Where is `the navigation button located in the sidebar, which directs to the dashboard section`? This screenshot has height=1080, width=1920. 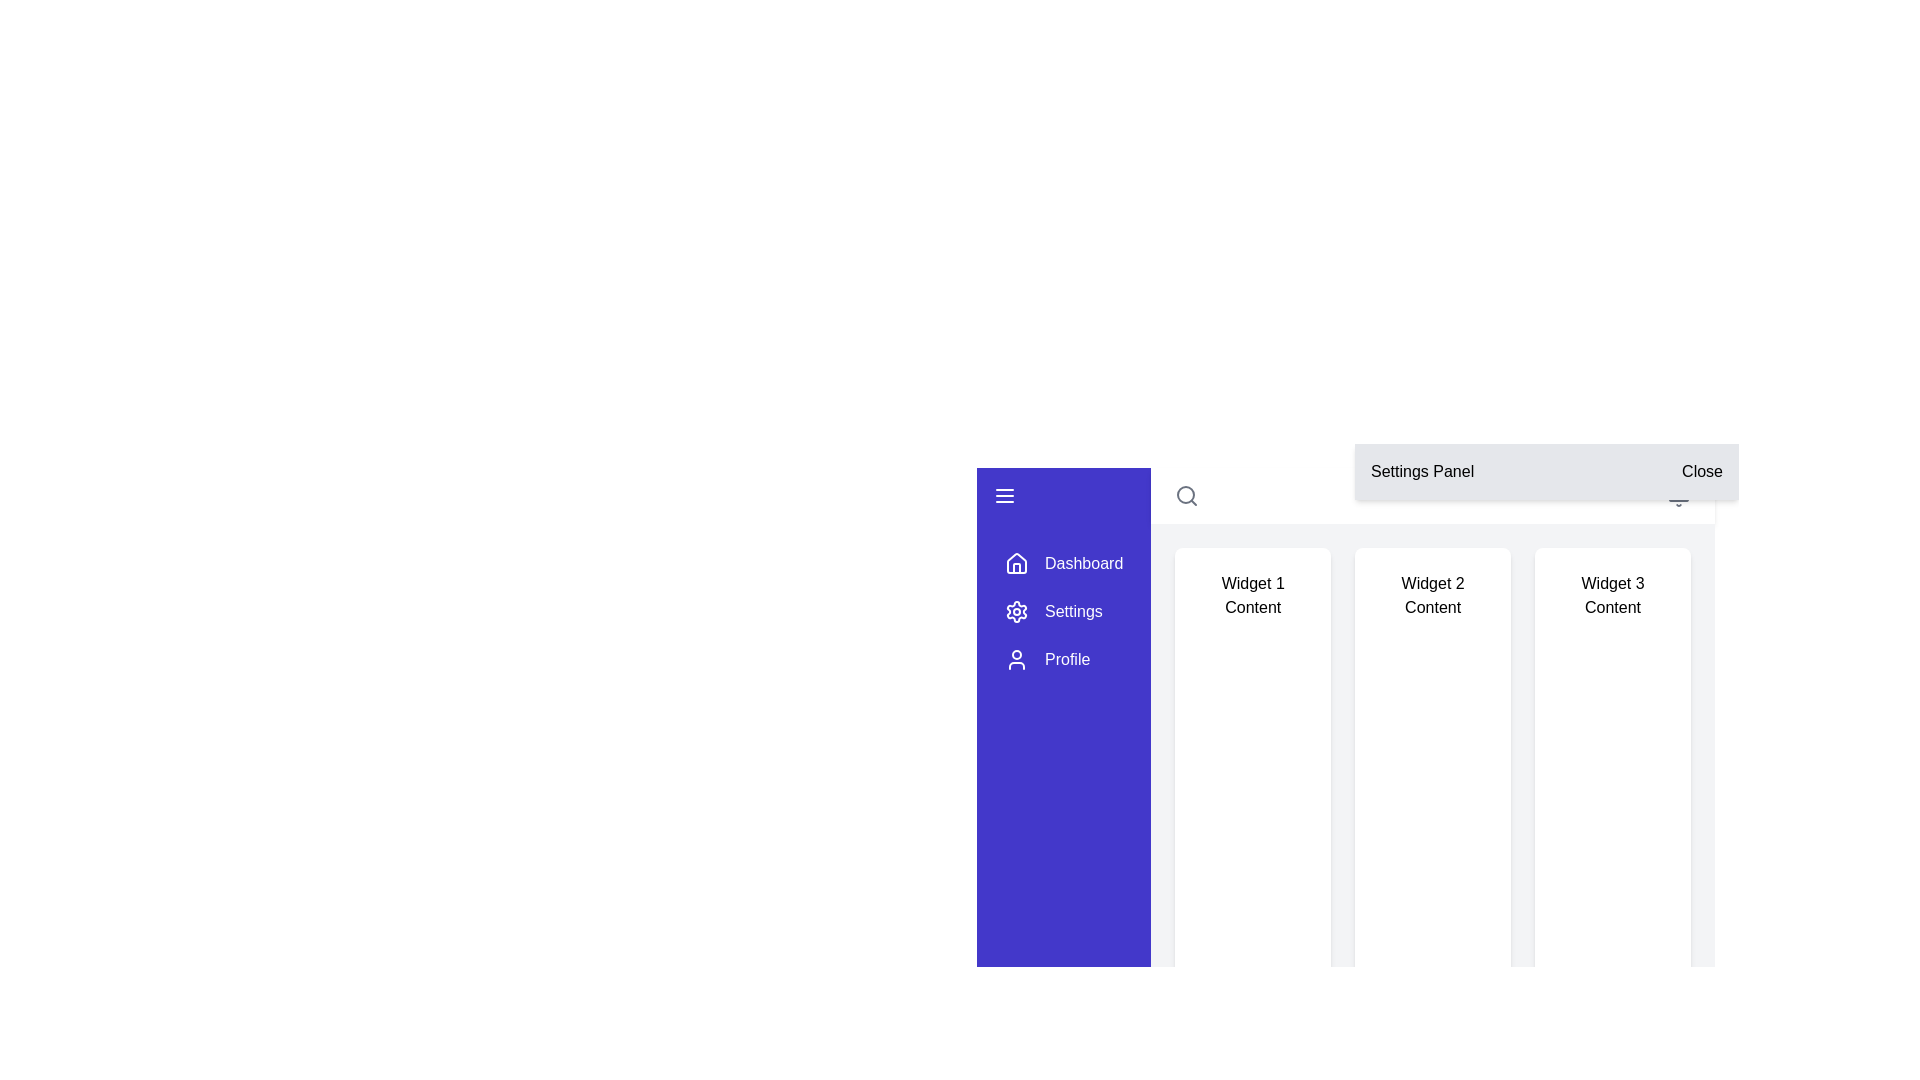
the navigation button located in the sidebar, which directs to the dashboard section is located at coordinates (1063, 563).